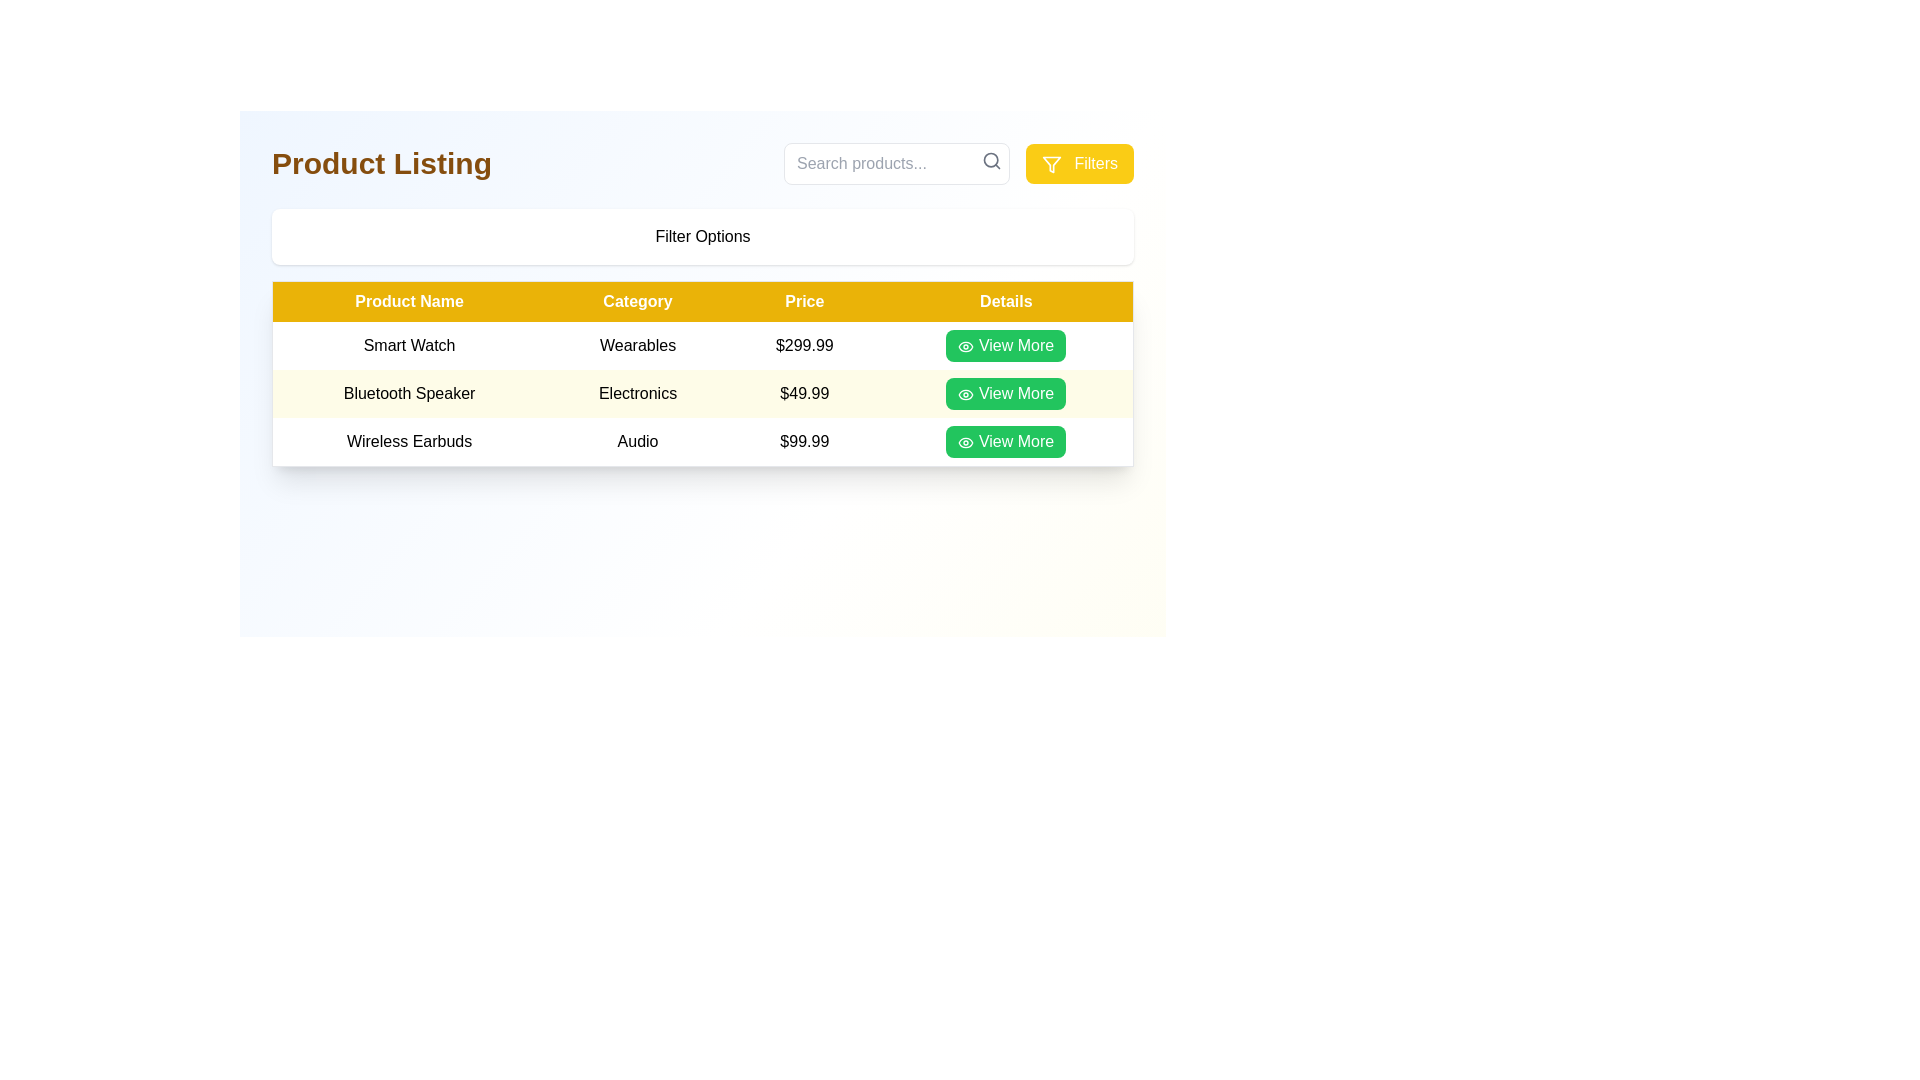 The width and height of the screenshot is (1920, 1080). Describe the element at coordinates (408, 345) in the screenshot. I see `the centered black text label displaying 'Smart Watch' in the first column of the product listing table` at that location.